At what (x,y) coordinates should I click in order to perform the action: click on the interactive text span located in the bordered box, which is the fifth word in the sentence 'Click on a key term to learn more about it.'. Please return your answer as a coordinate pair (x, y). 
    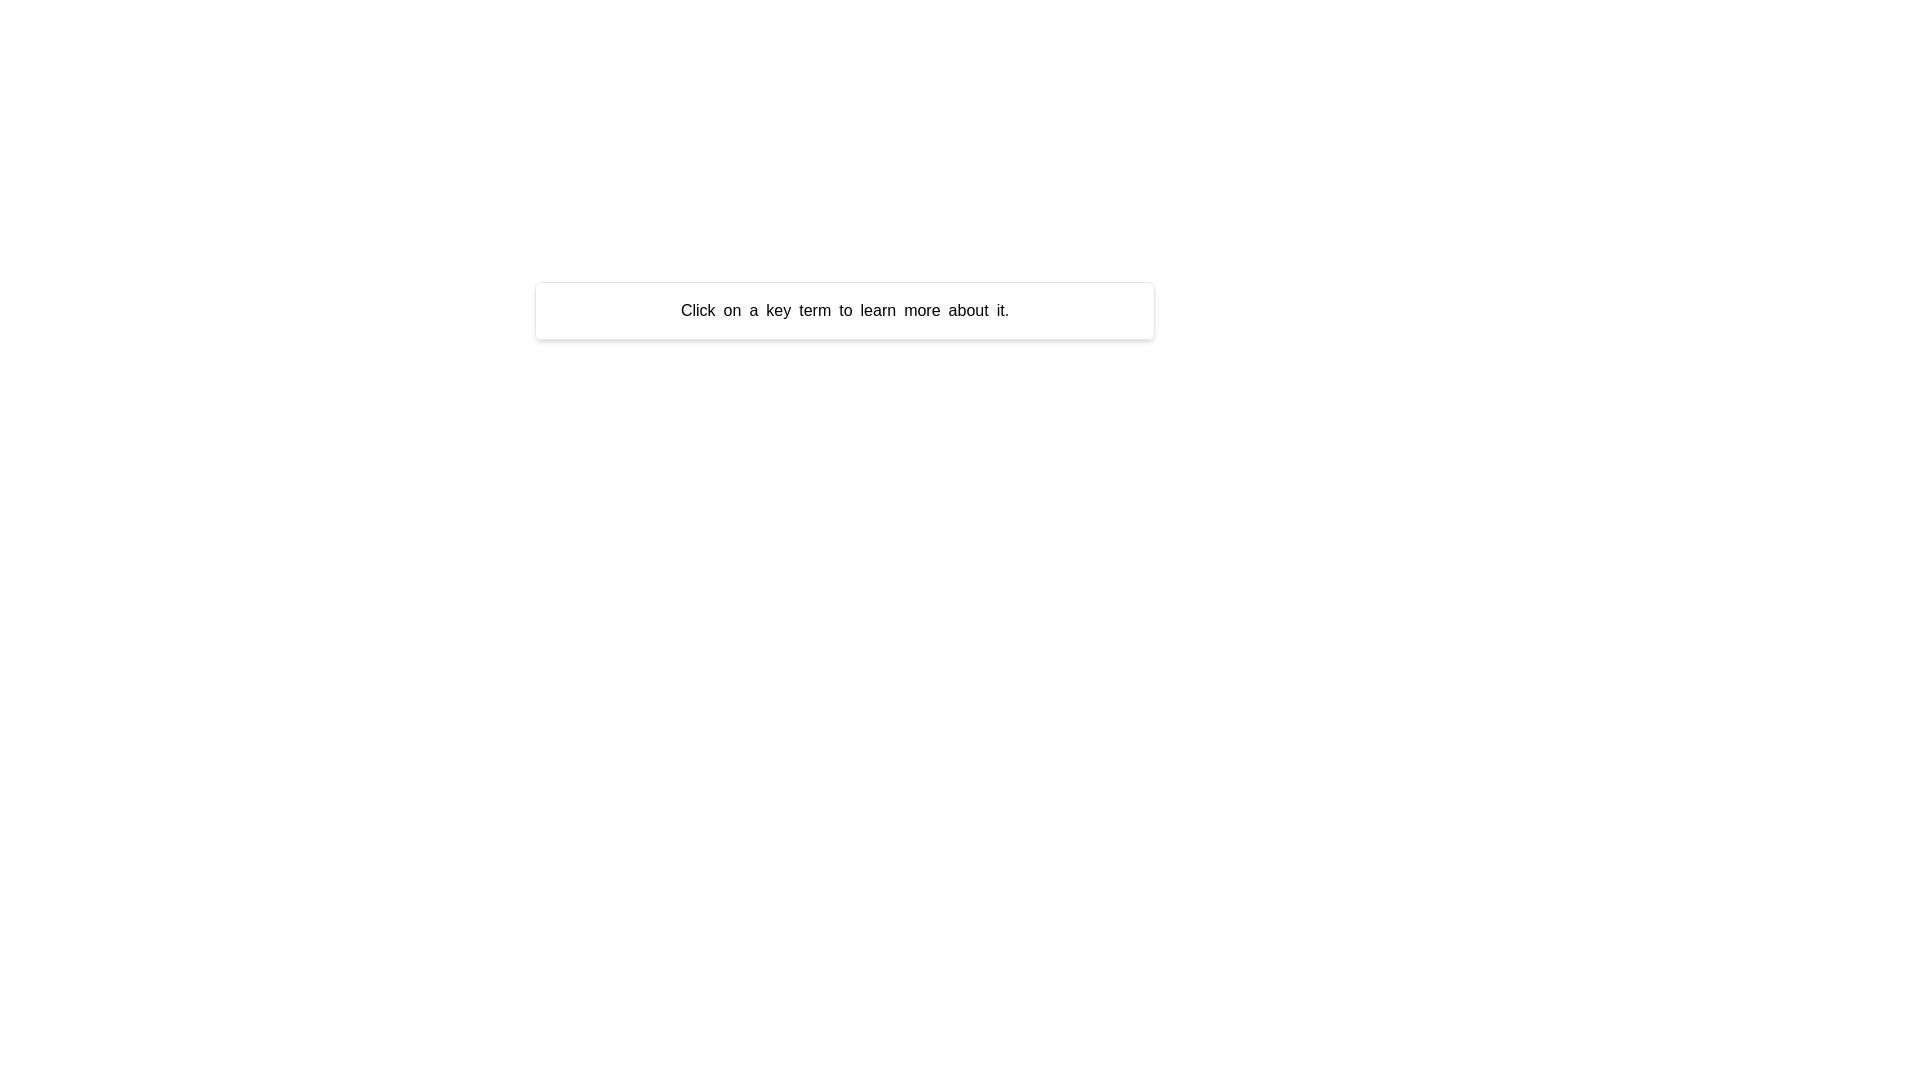
    Looking at the image, I should click on (815, 310).